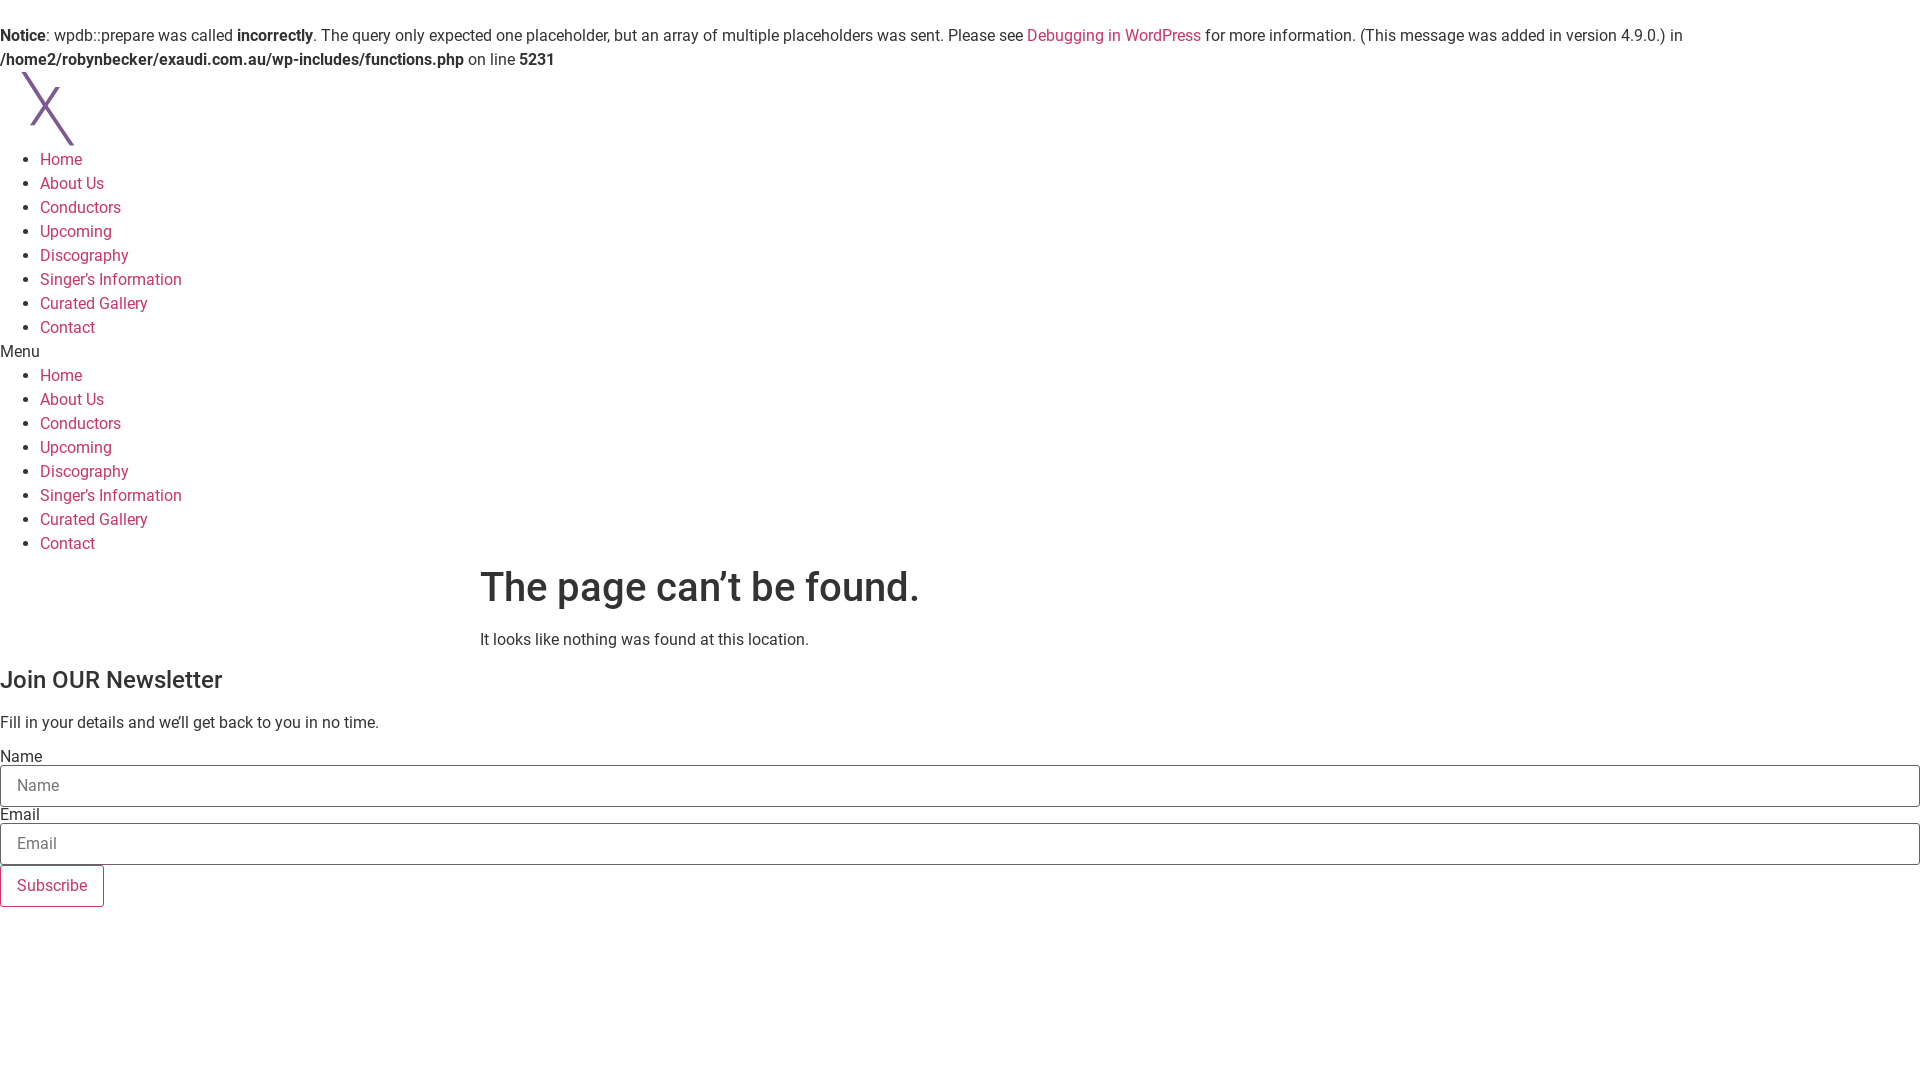  What do you see at coordinates (39, 303) in the screenshot?
I see `'Curated Gallery'` at bounding box center [39, 303].